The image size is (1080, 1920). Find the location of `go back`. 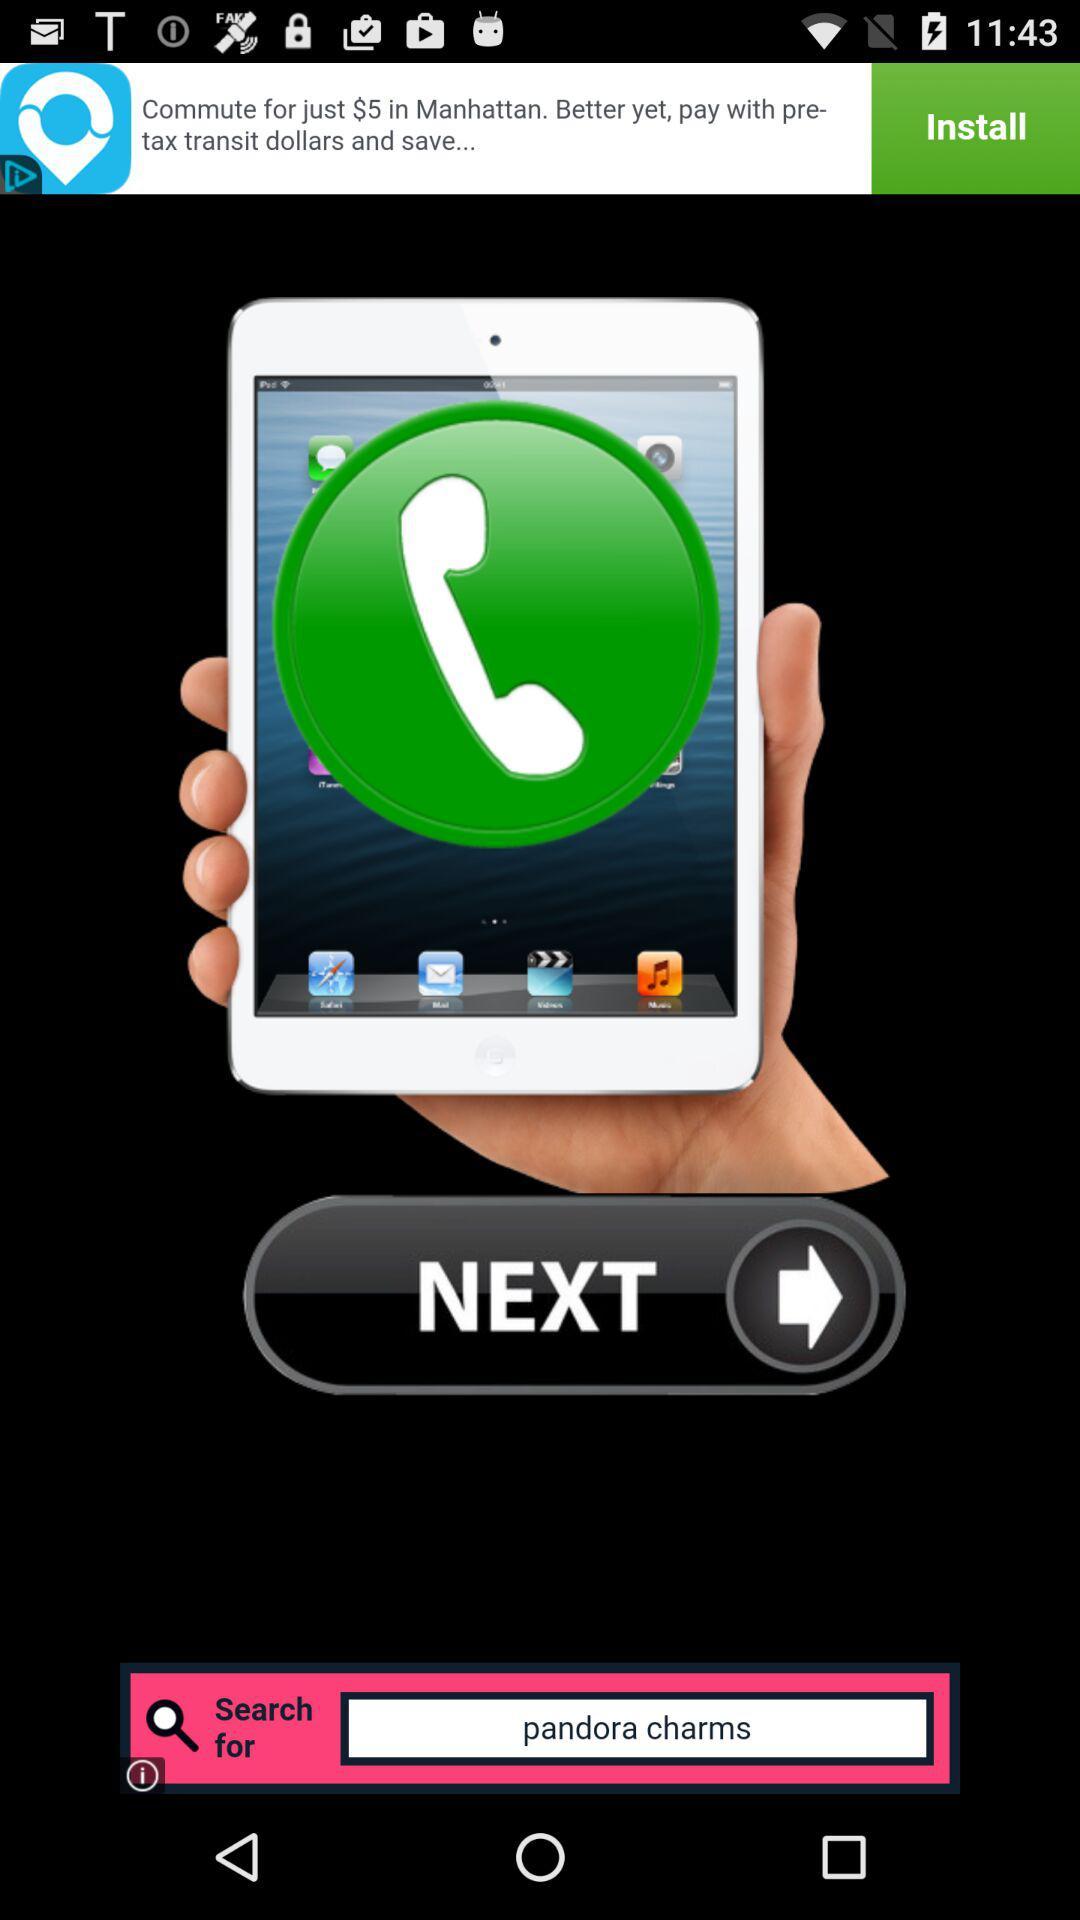

go back is located at coordinates (574, 1294).